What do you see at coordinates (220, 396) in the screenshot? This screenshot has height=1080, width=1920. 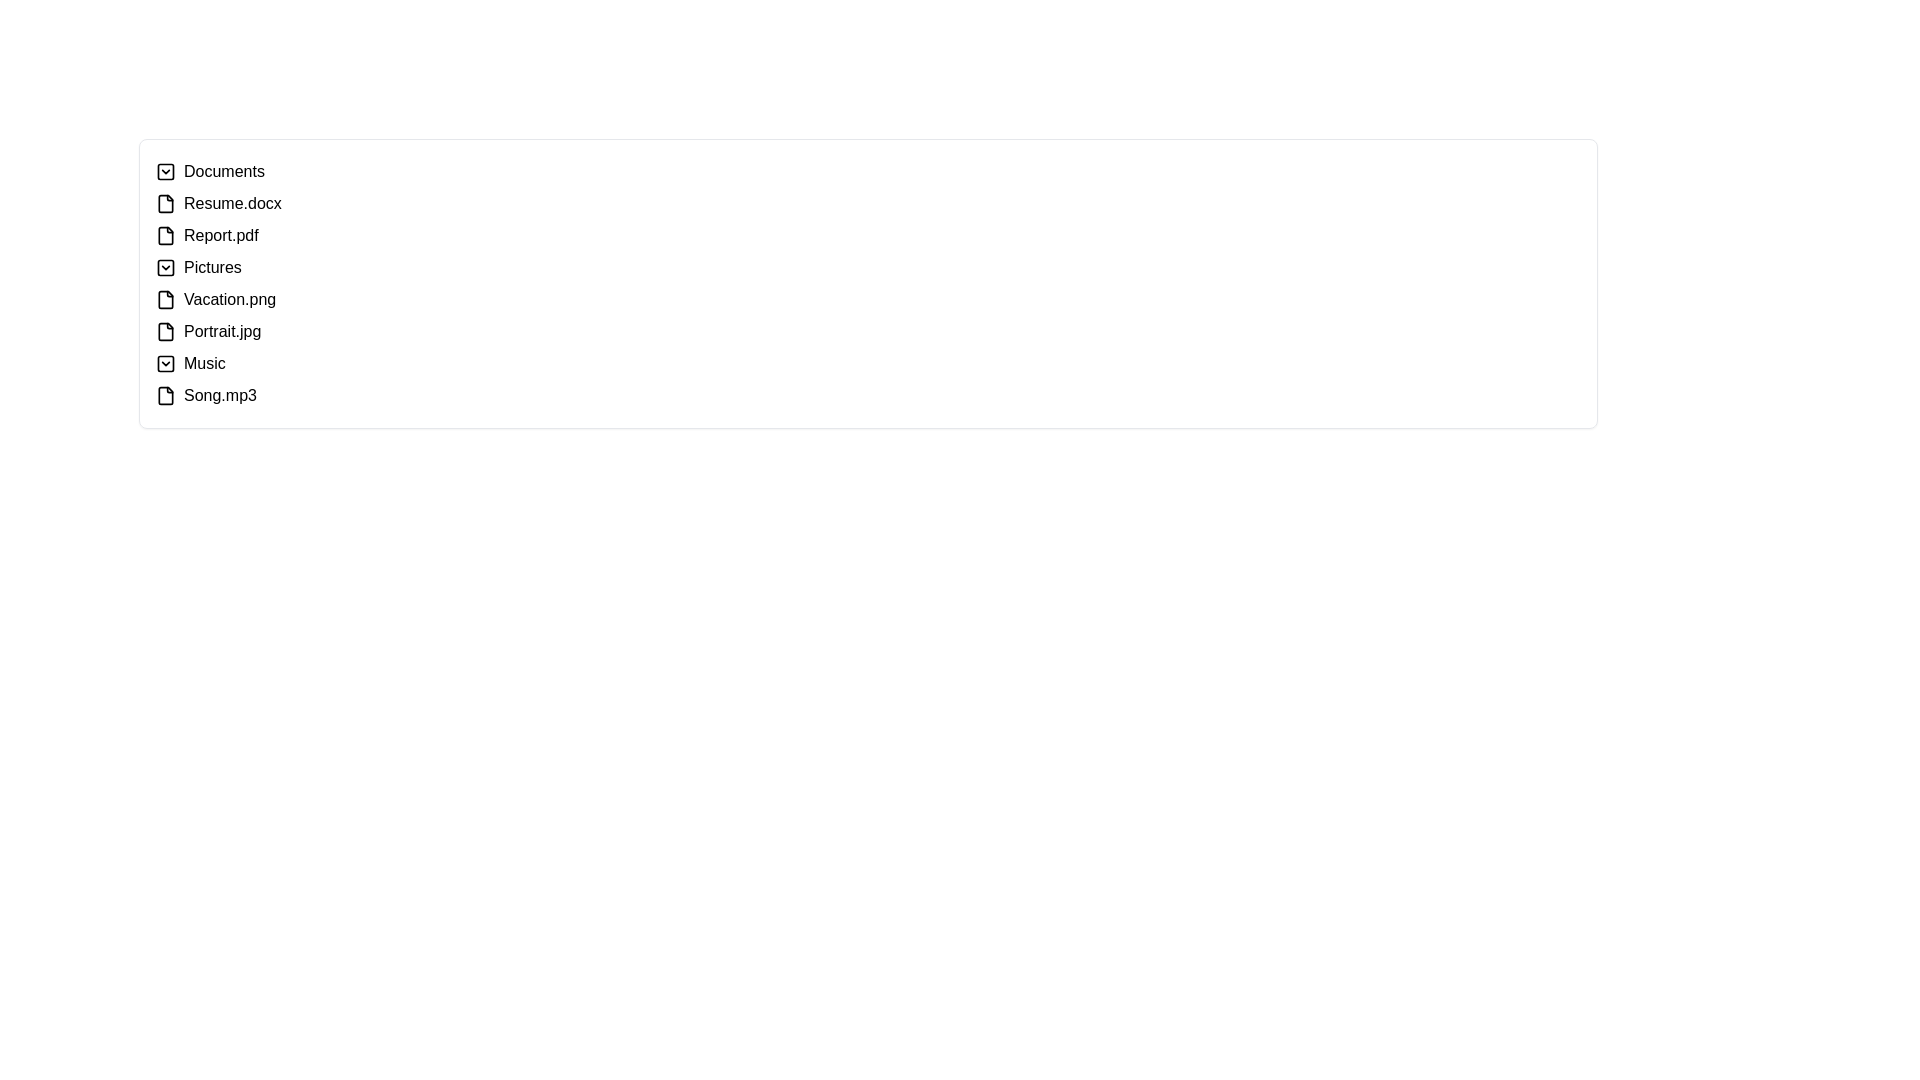 I see `the text label displaying 'Song.mp3' in the Music folder of the file browser interface` at bounding box center [220, 396].